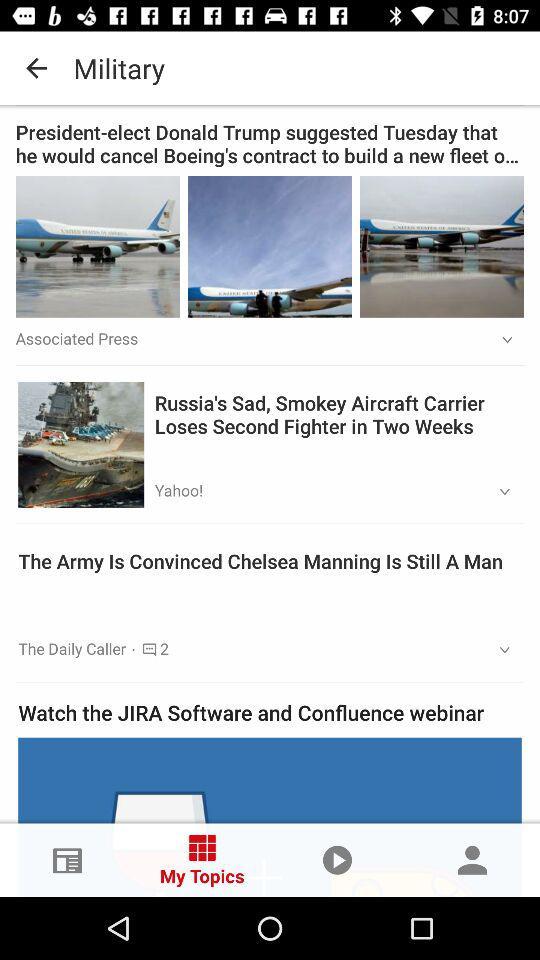 The image size is (540, 960). I want to click on the app below watch the jira, so click(270, 817).